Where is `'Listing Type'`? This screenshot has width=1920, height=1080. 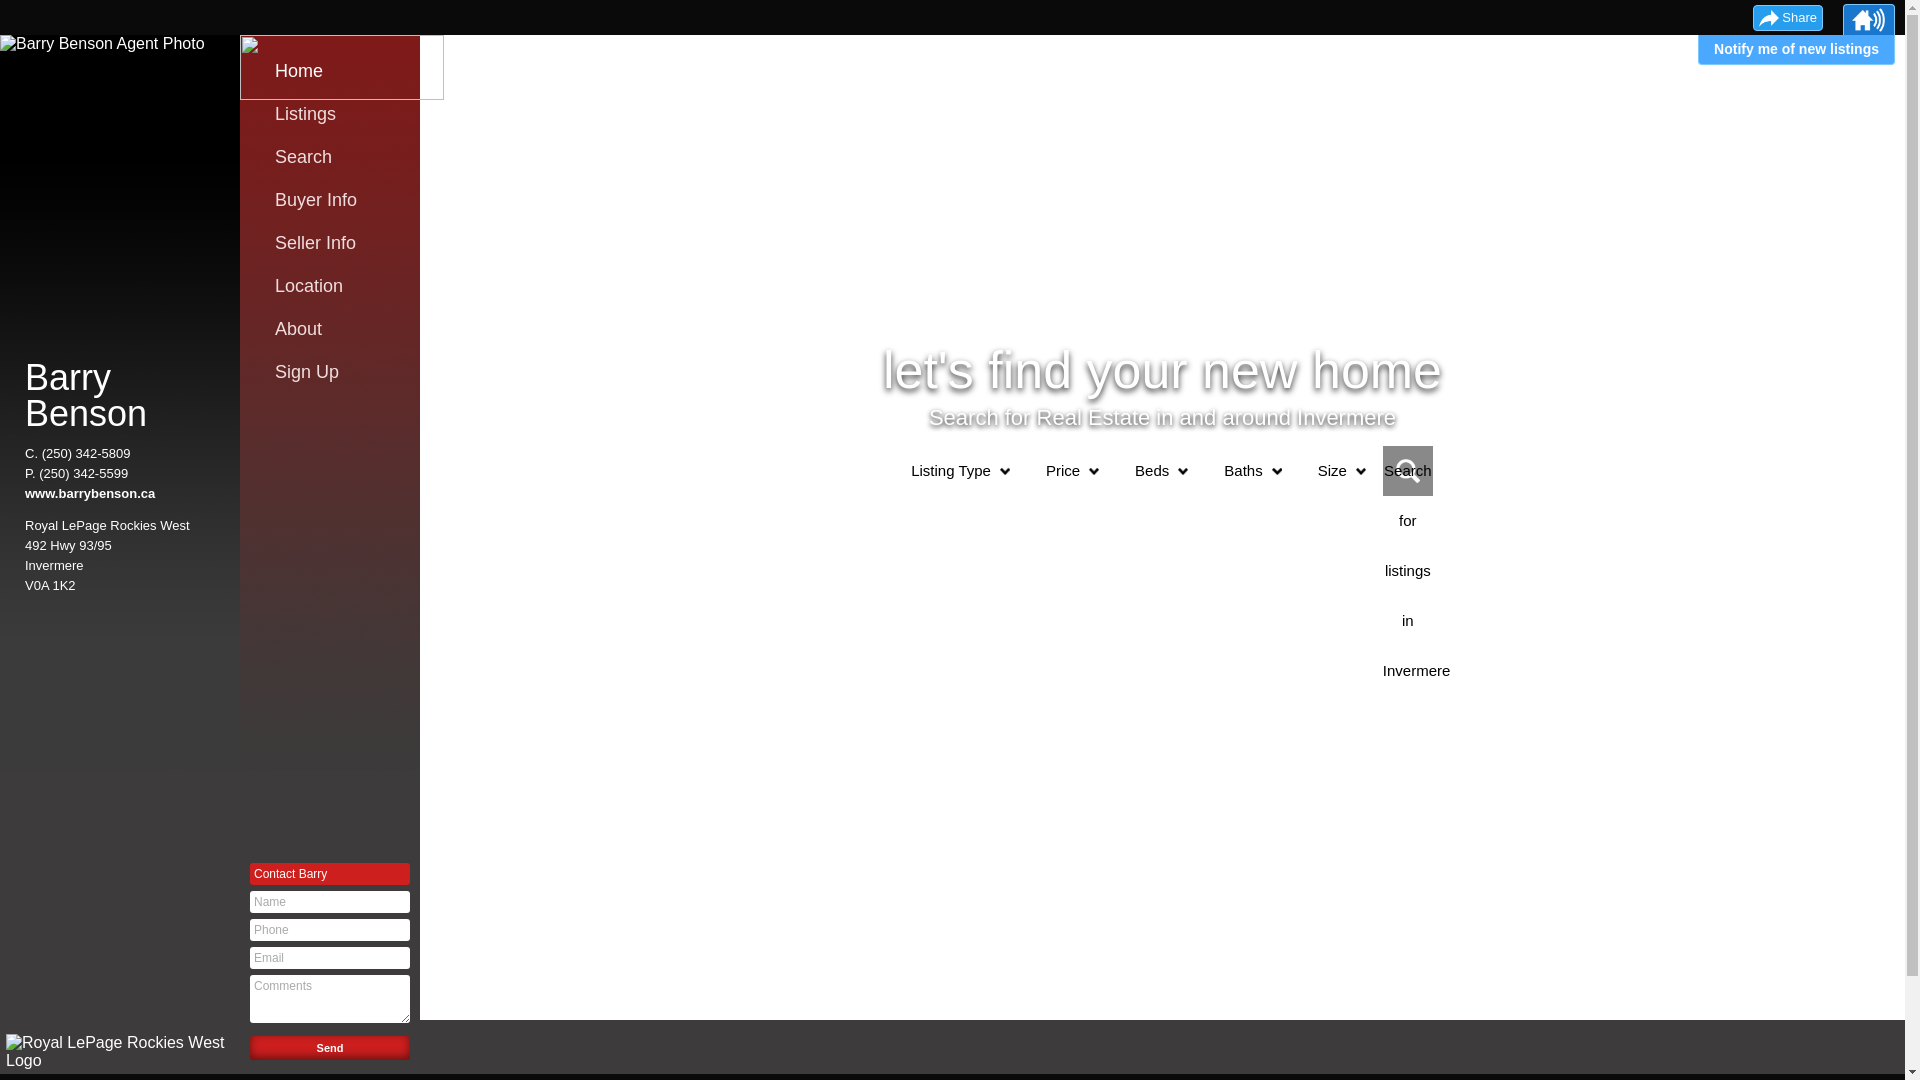
'Listing Type' is located at coordinates (949, 470).